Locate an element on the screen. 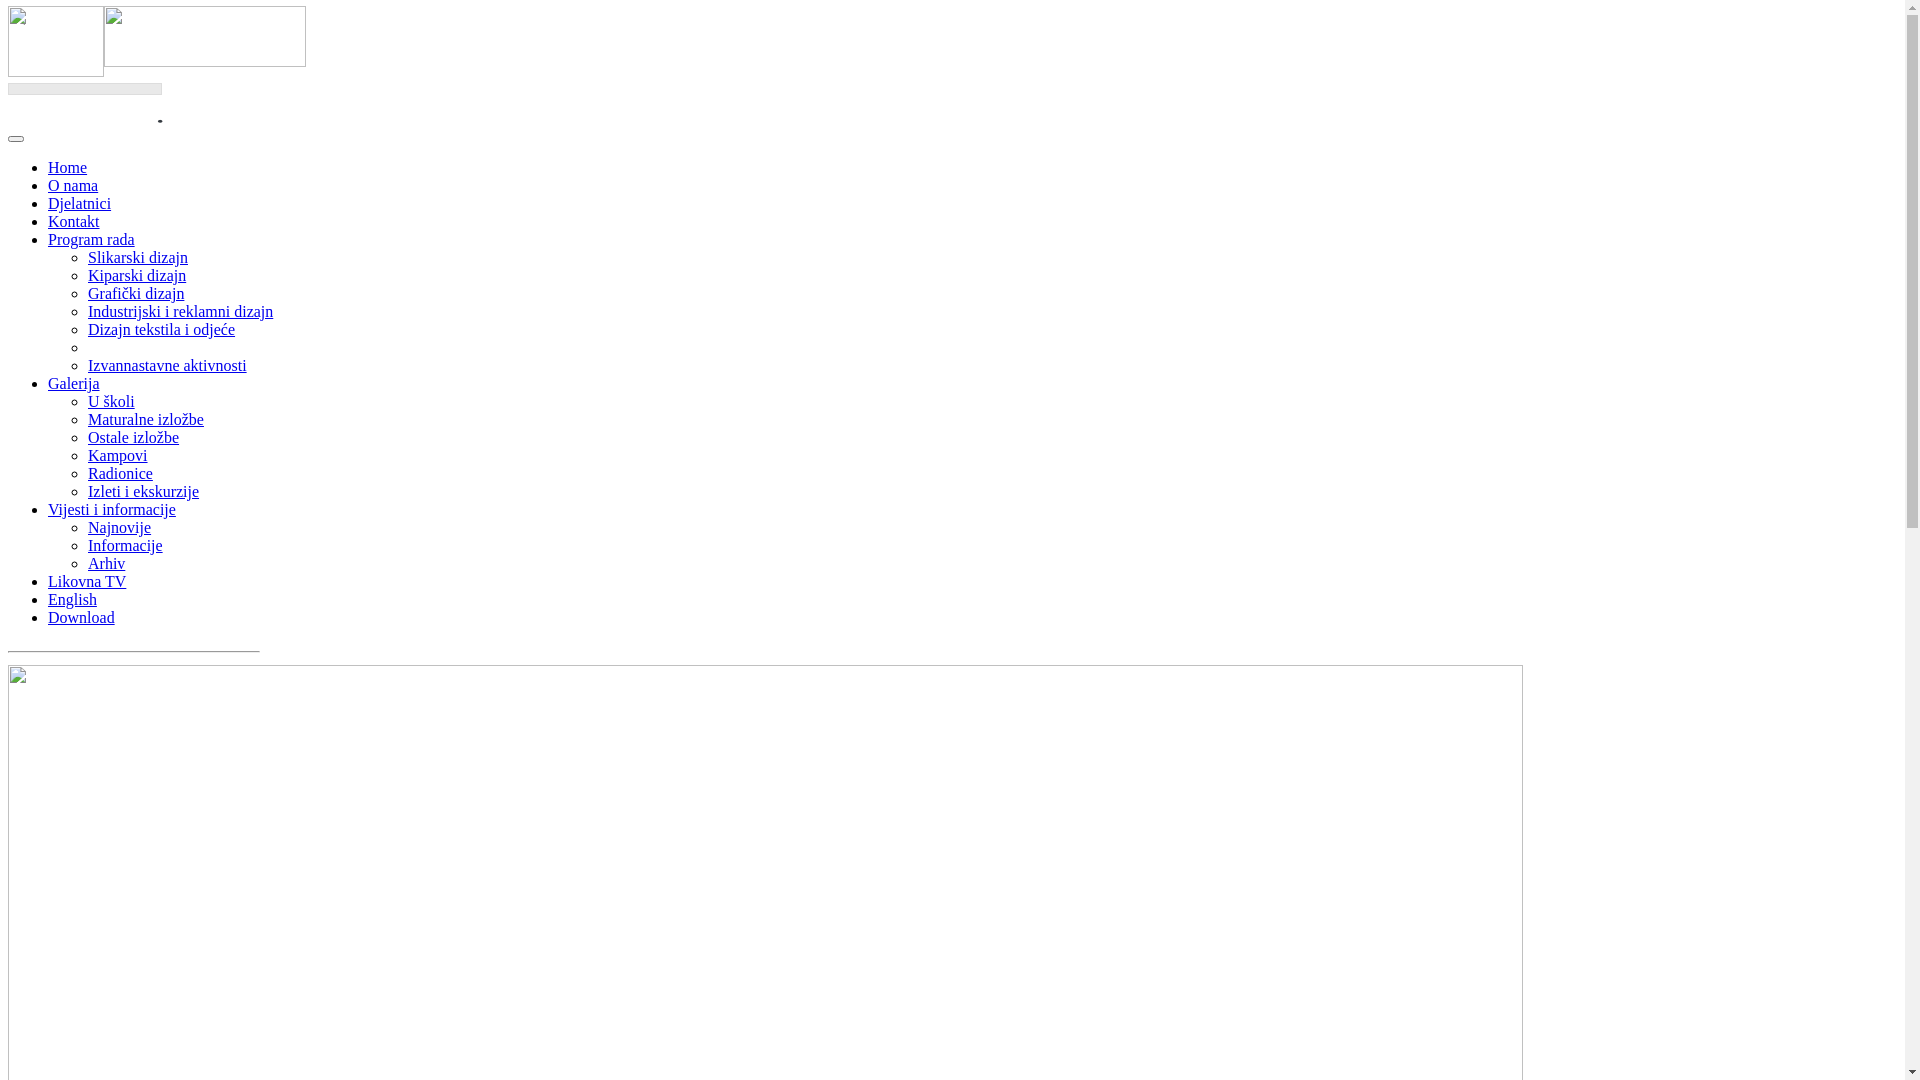  'Home' is located at coordinates (48, 166).